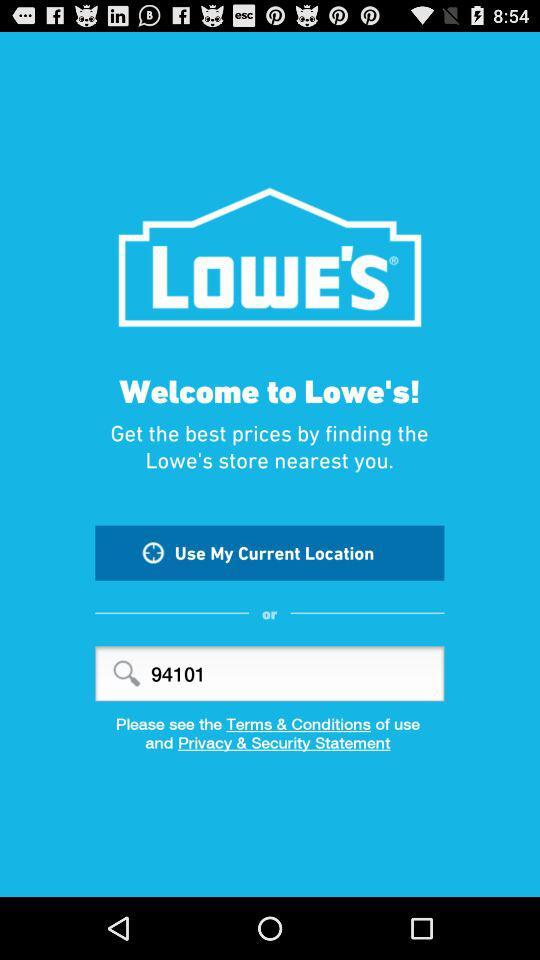 The height and width of the screenshot is (960, 540). What do you see at coordinates (270, 748) in the screenshot?
I see `the item below the please see the` at bounding box center [270, 748].